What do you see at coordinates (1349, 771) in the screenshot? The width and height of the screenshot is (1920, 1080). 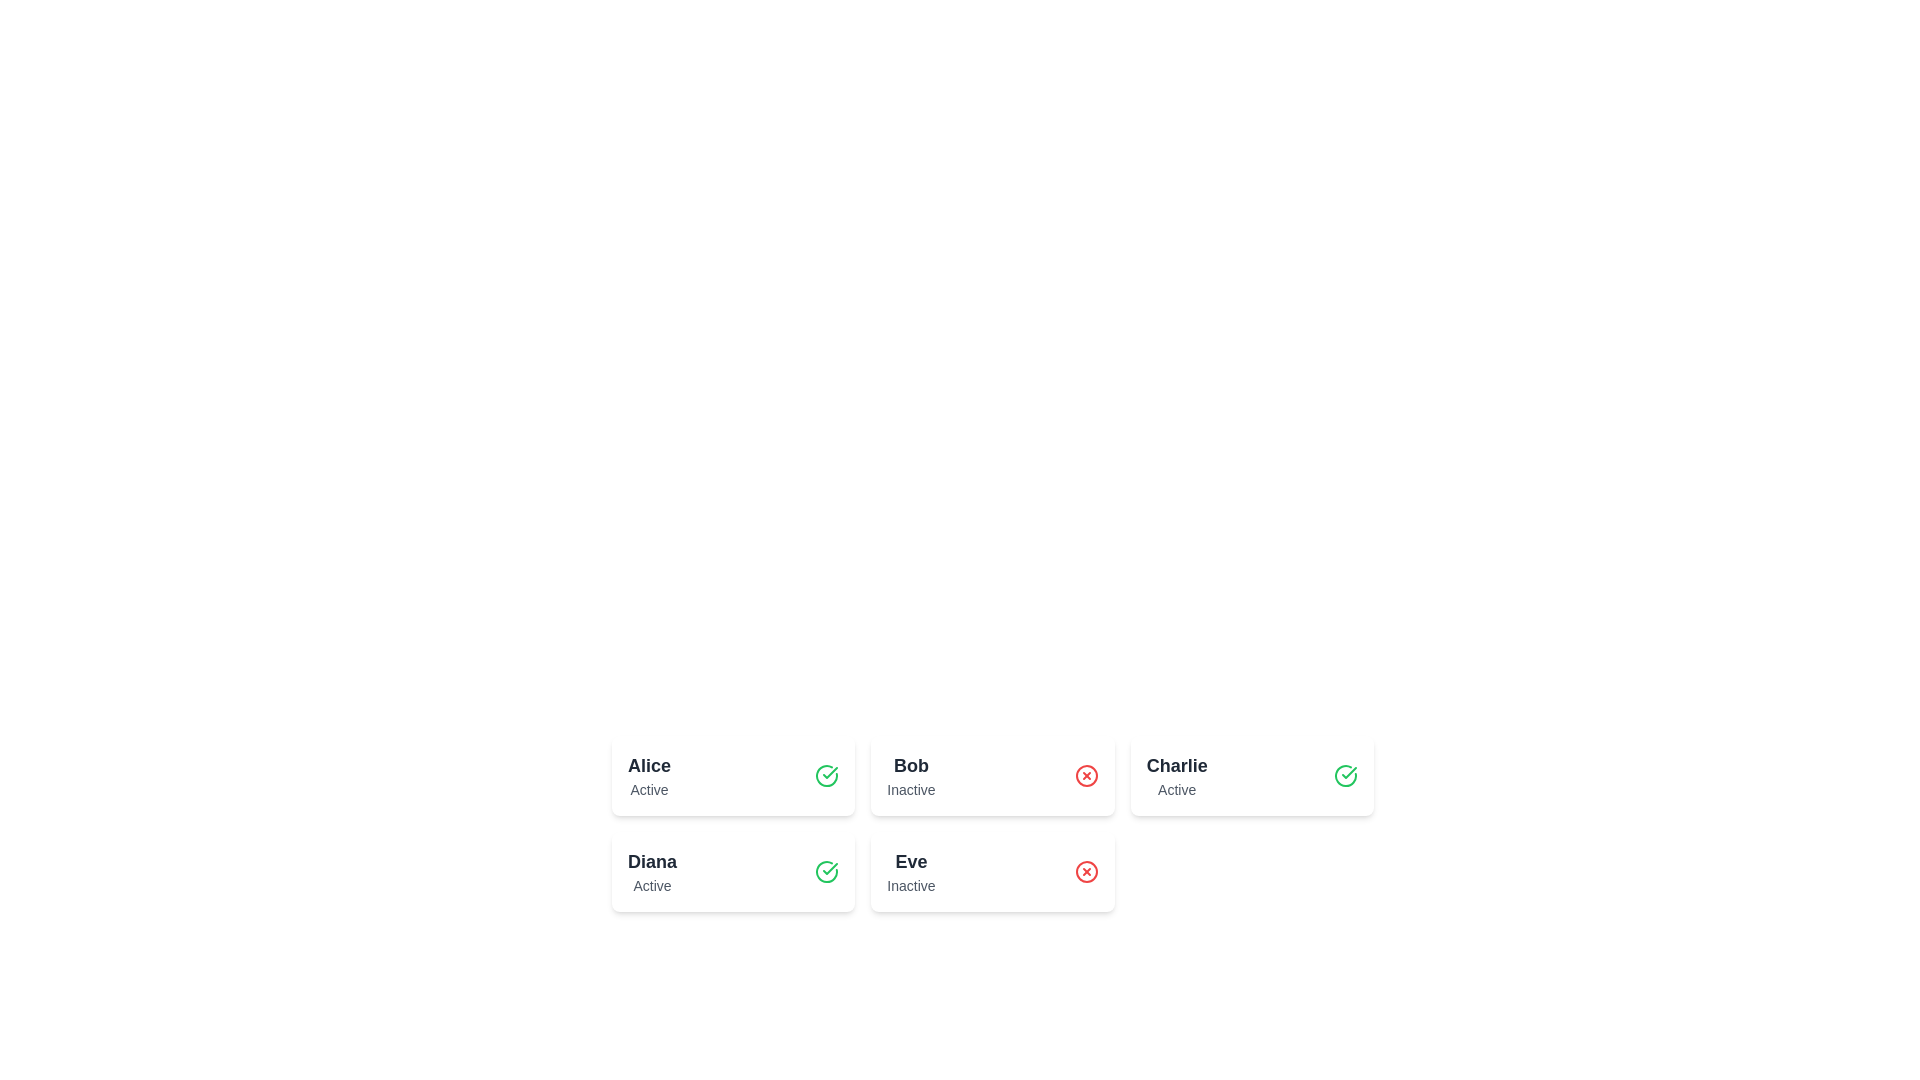 I see `the circular graphical icon indicating the successful or active status associated with the label 'Charlie' located at the top-right corner of the box` at bounding box center [1349, 771].